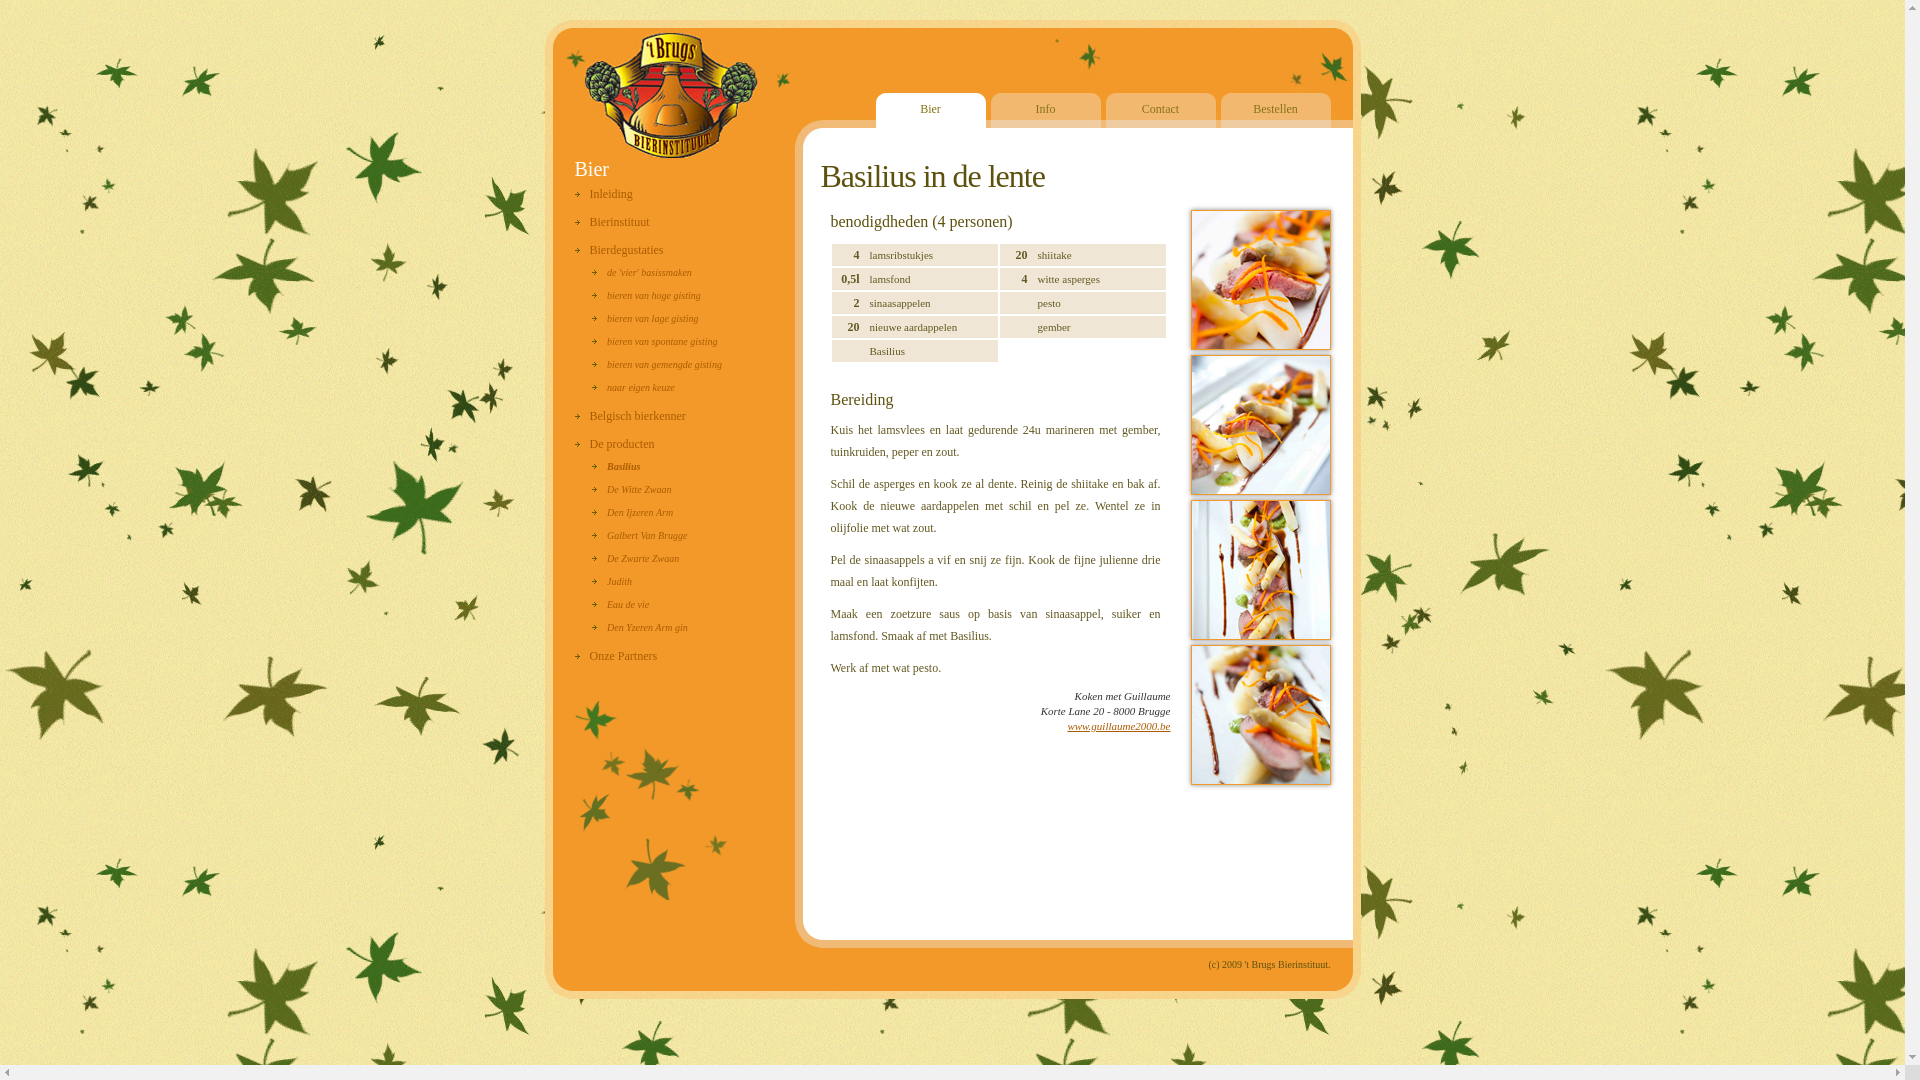  I want to click on 'bieren van spontane gisting', so click(654, 340).